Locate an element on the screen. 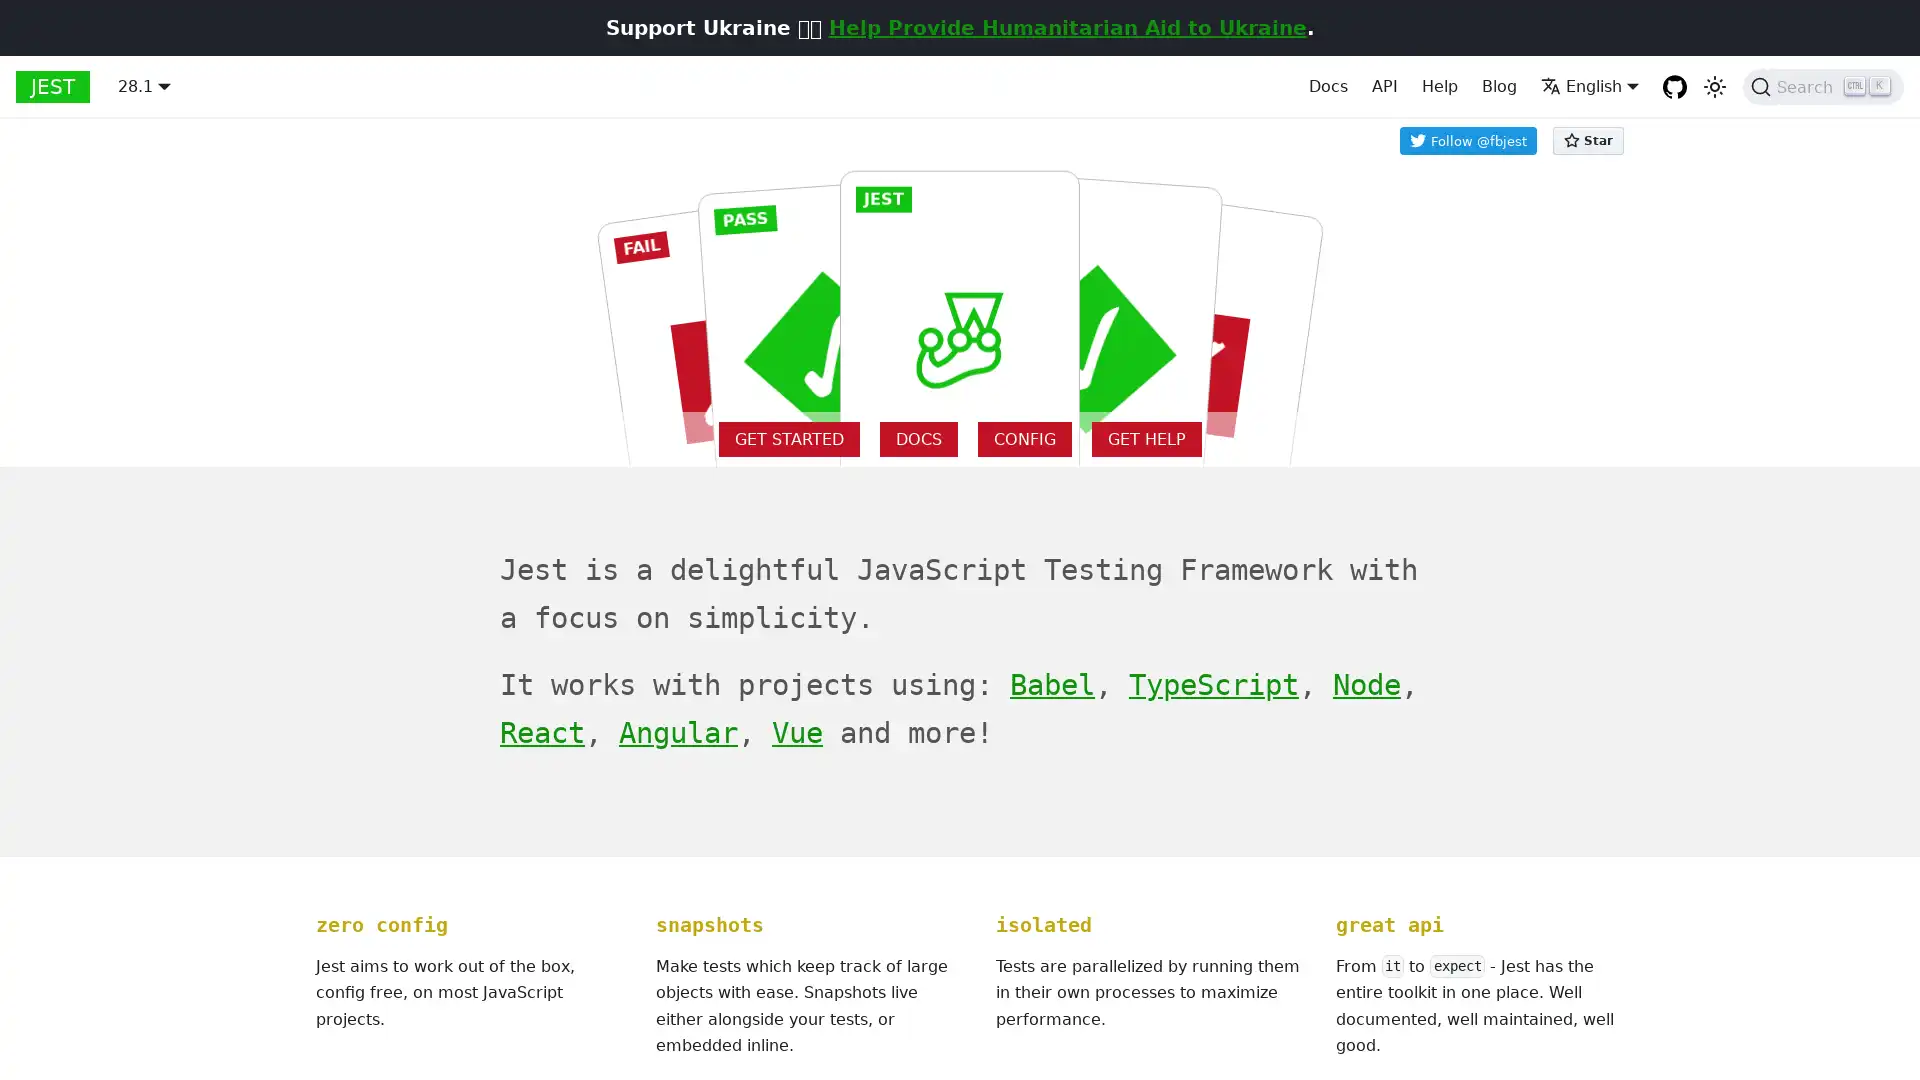  Switch between dark and light mode (currently light mode) is located at coordinates (1713, 86).